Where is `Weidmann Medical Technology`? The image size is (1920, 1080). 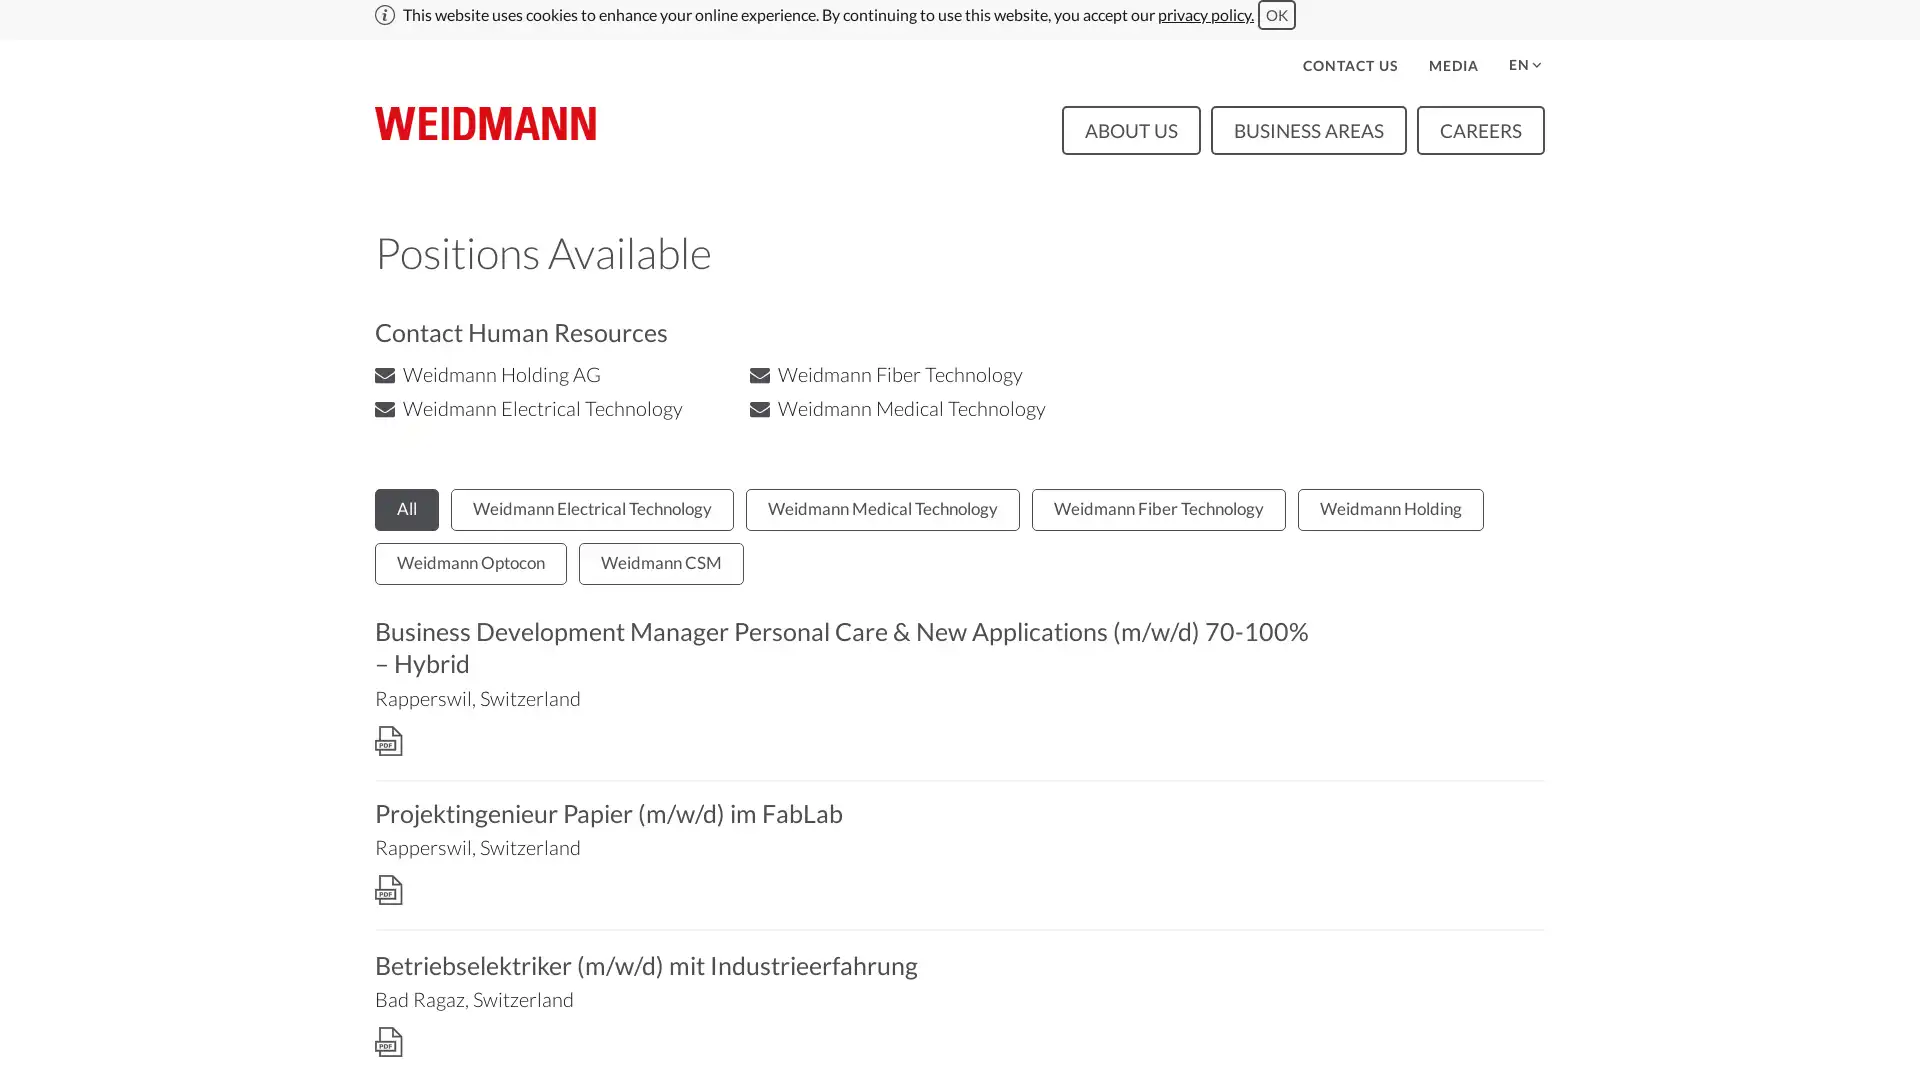
Weidmann Medical Technology is located at coordinates (882, 469).